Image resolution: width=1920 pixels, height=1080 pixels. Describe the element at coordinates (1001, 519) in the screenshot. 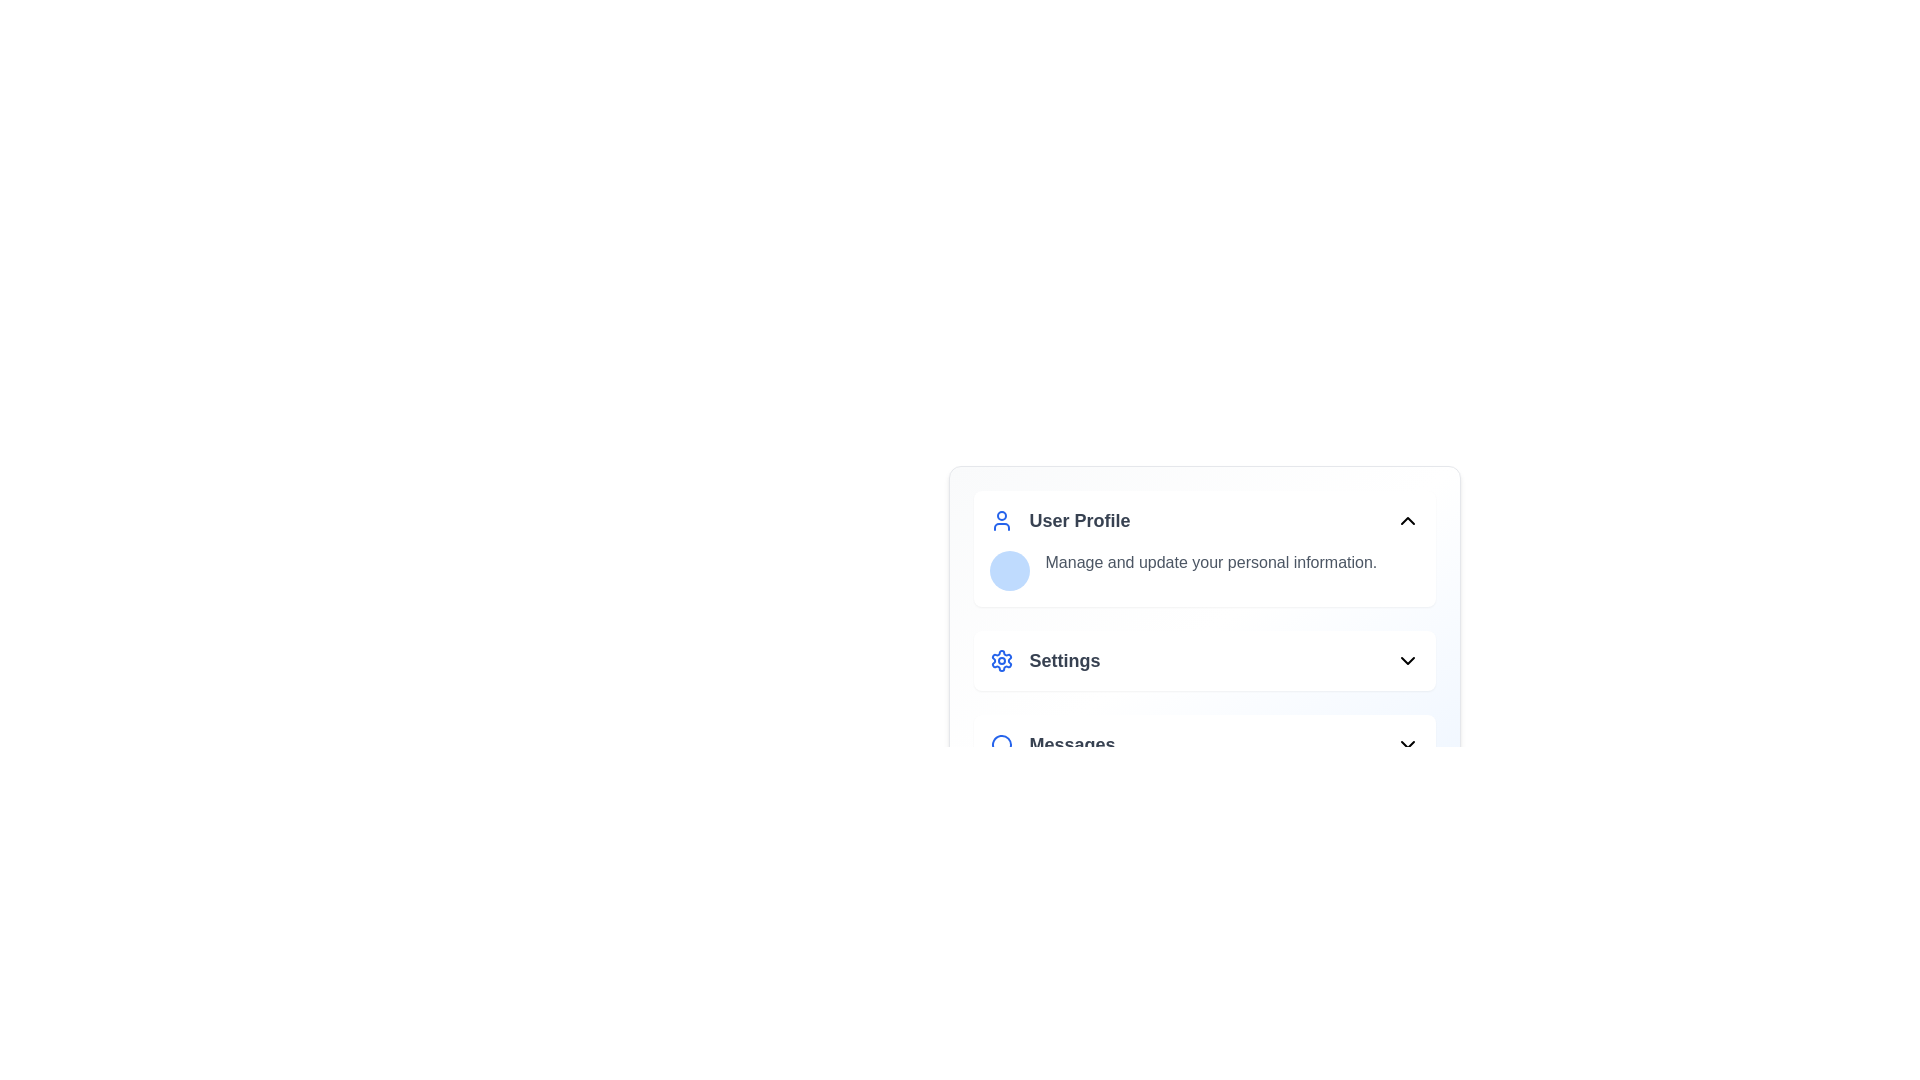

I see `the blue user silhouette icon located to the left of the 'User Profile' text` at that location.